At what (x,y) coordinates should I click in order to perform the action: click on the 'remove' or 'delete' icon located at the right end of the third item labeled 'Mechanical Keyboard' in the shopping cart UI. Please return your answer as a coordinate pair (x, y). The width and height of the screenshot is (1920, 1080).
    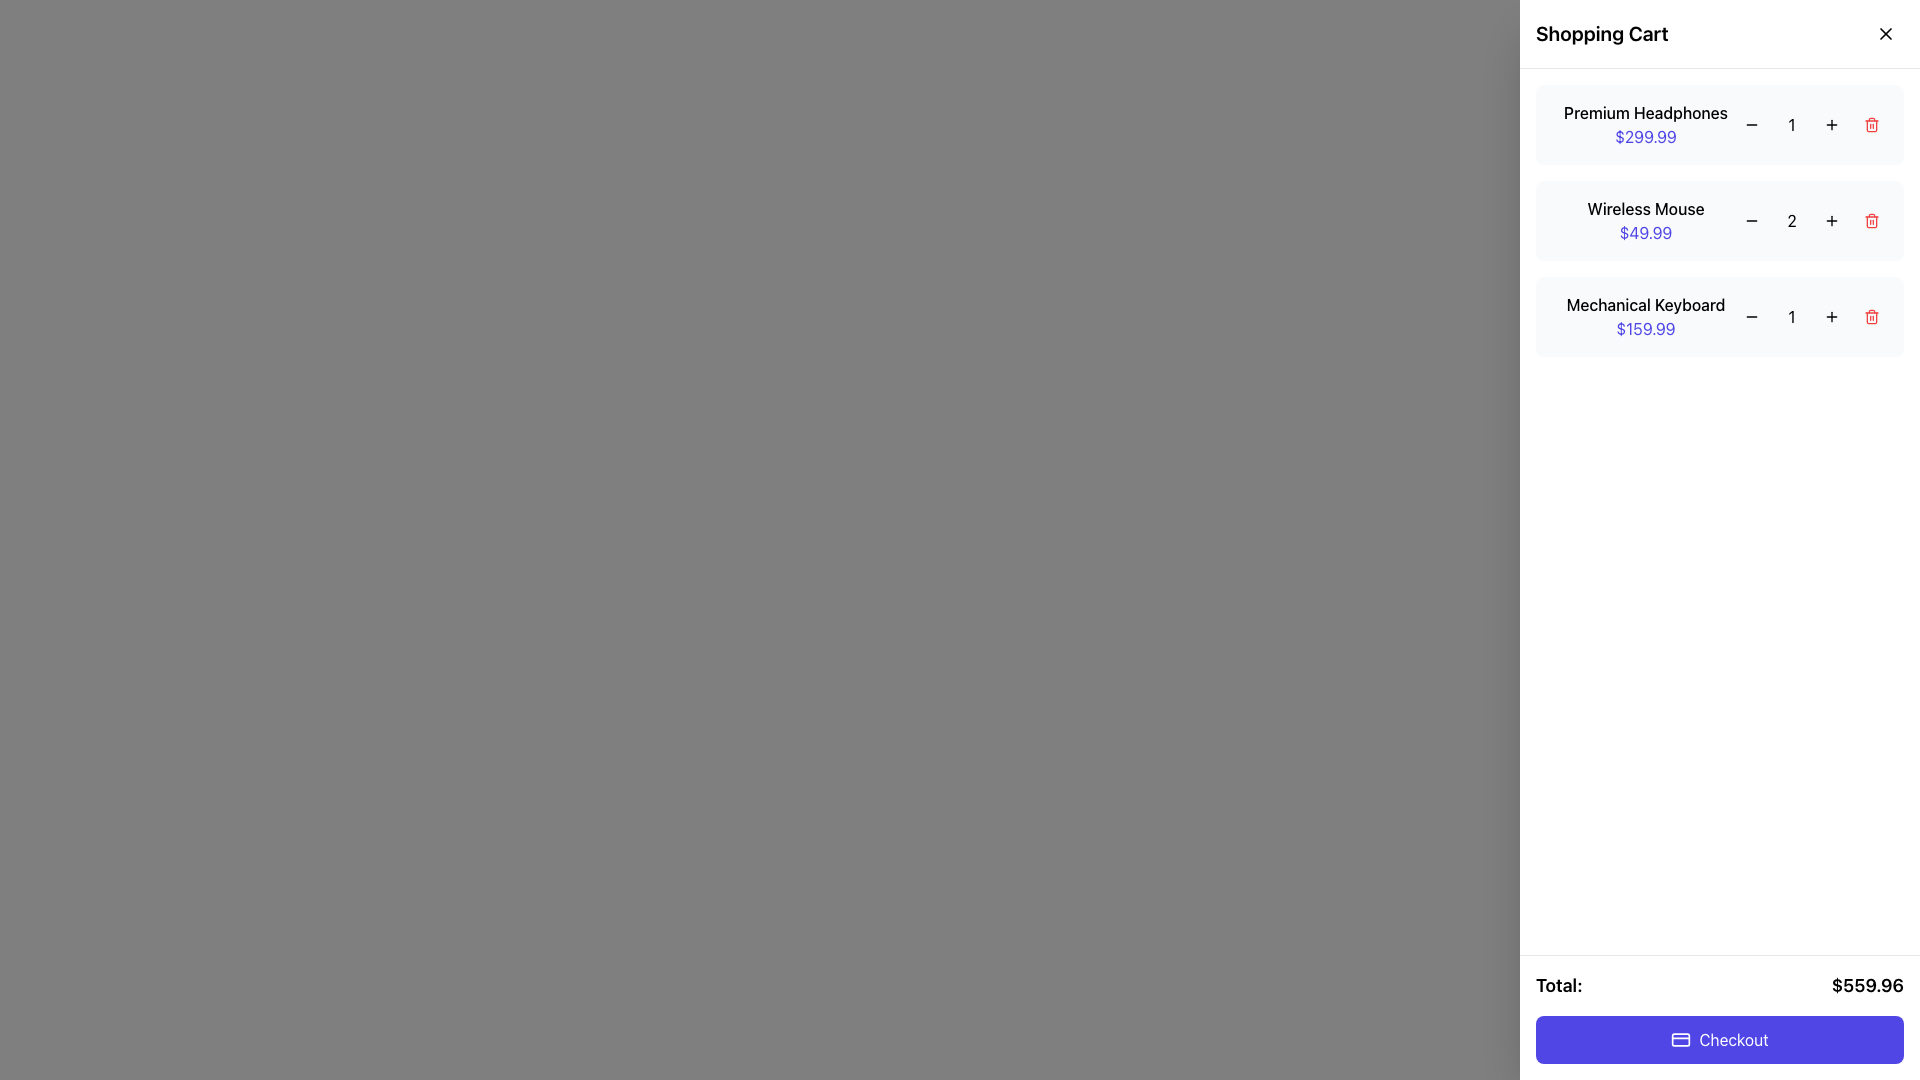
    Looking at the image, I should click on (1871, 315).